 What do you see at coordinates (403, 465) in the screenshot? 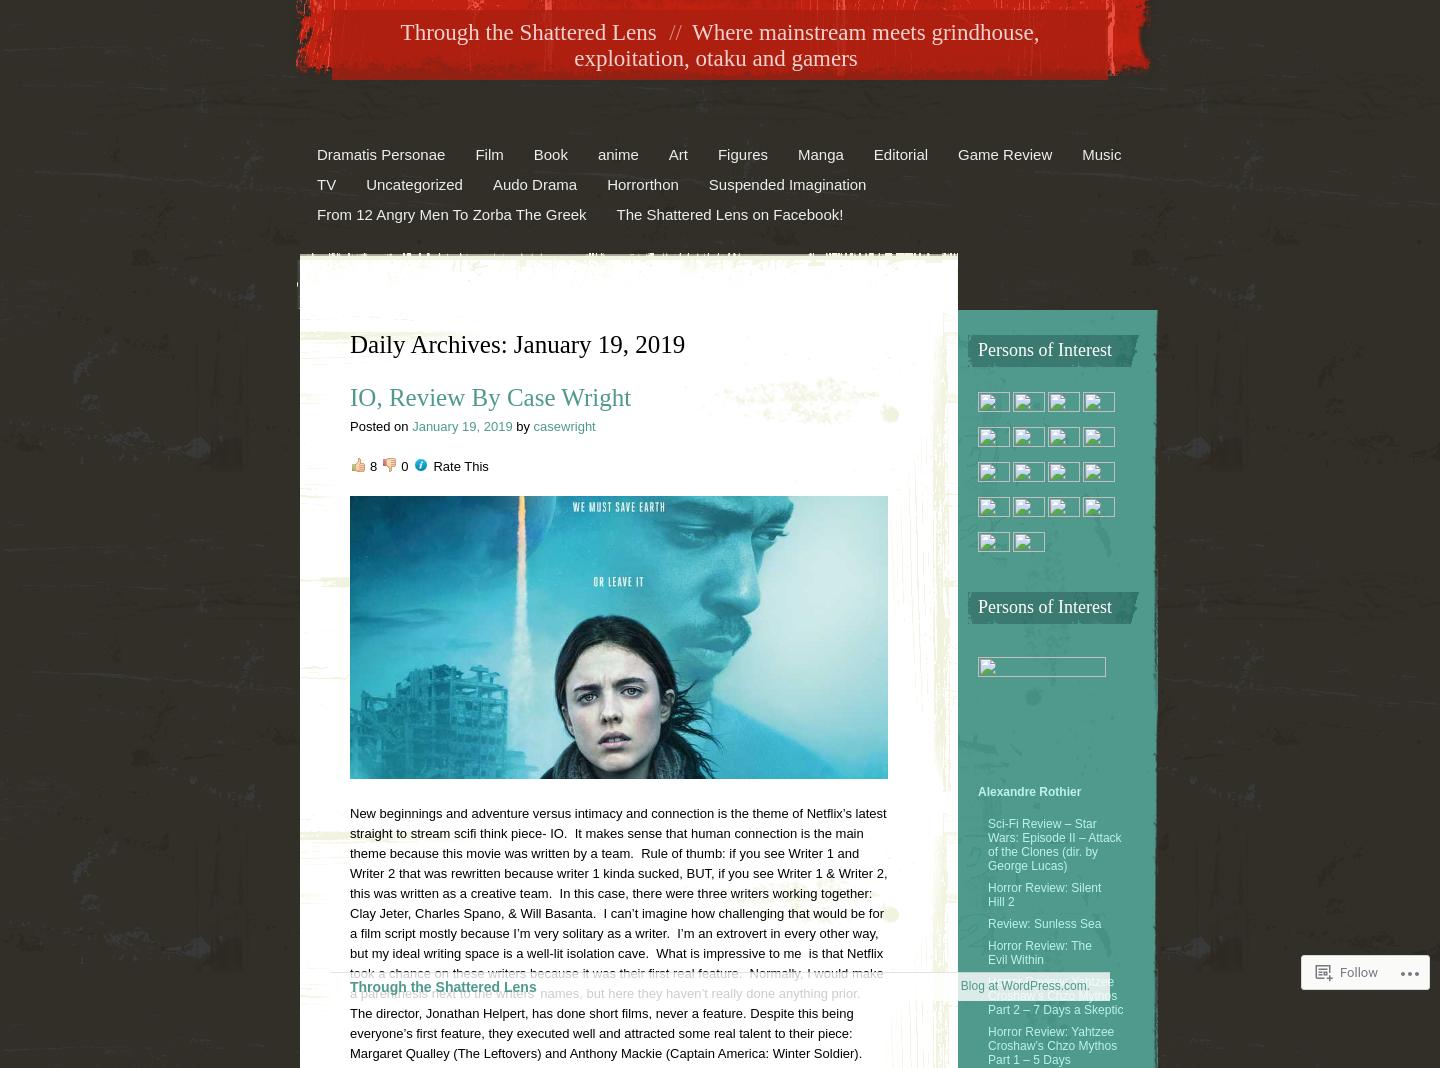
I see `'0'` at bounding box center [403, 465].